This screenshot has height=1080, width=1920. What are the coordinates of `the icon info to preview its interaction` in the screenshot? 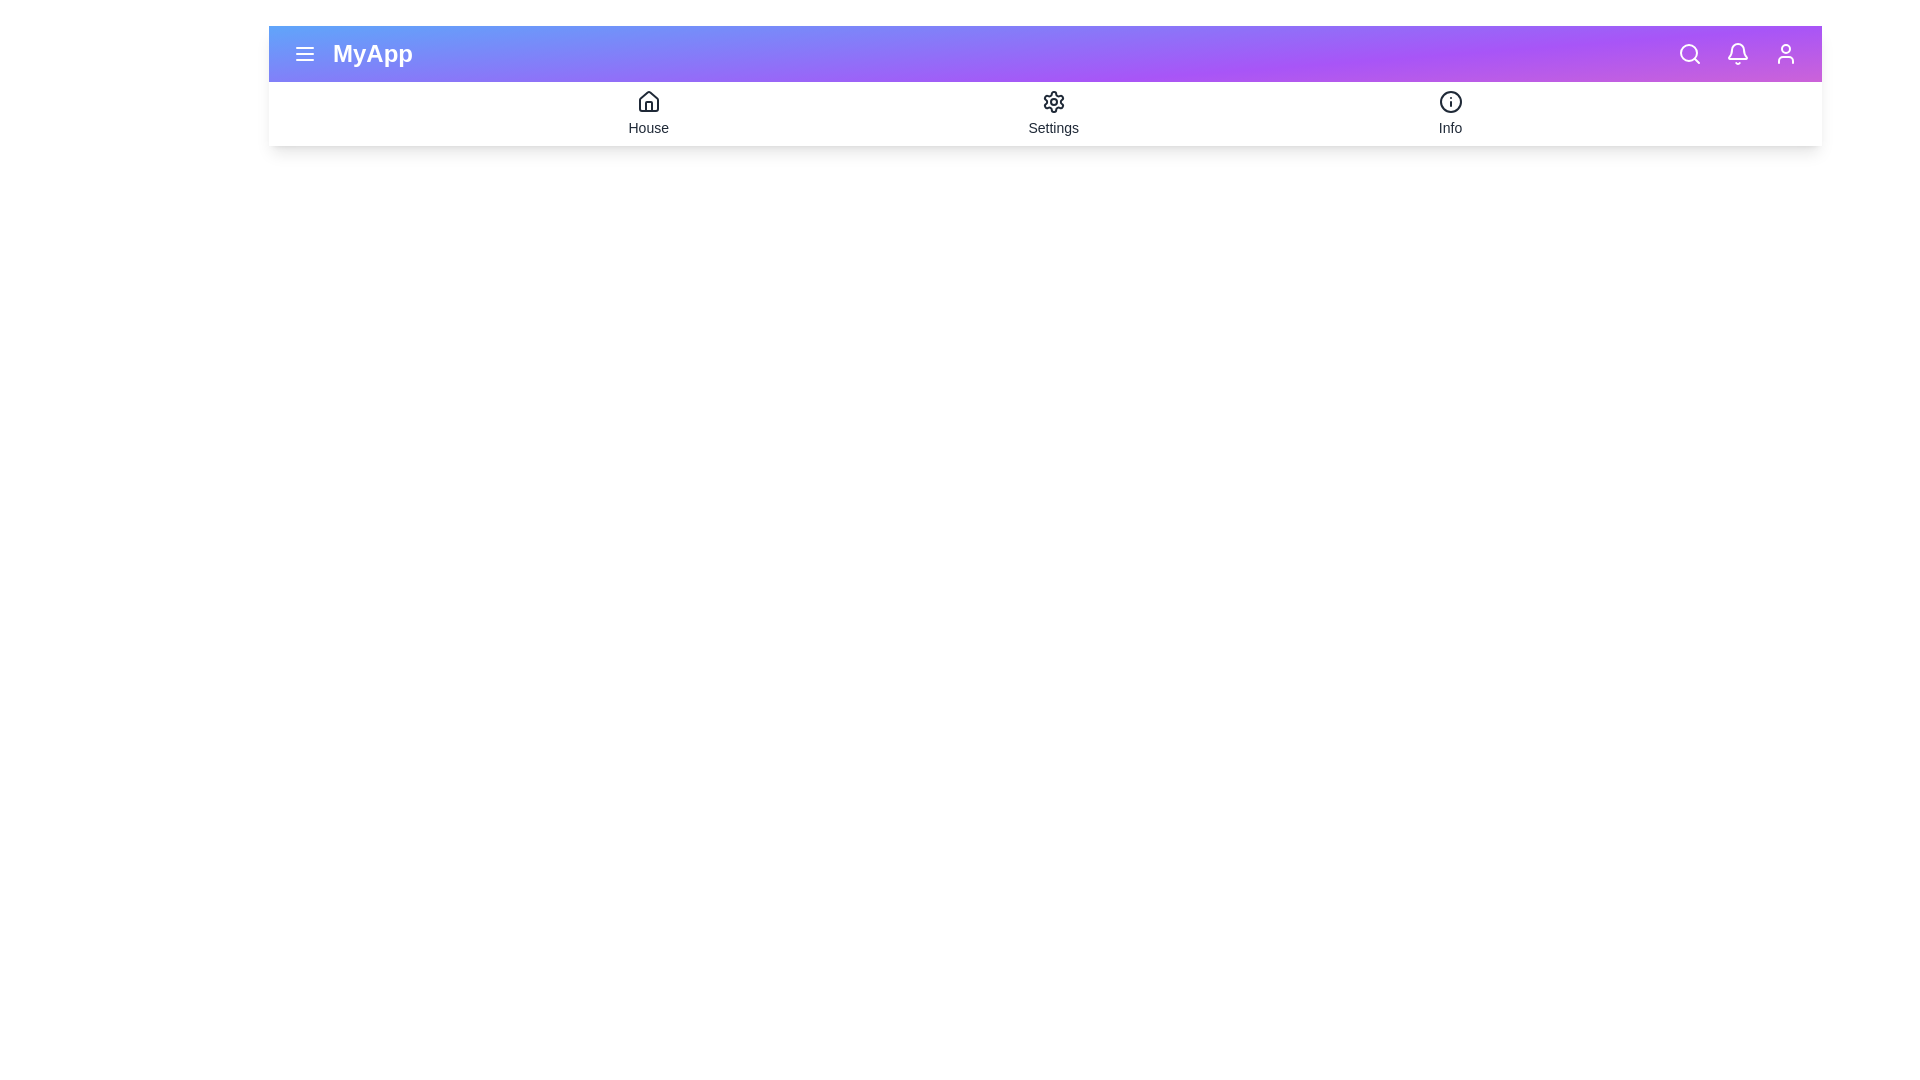 It's located at (1449, 101).